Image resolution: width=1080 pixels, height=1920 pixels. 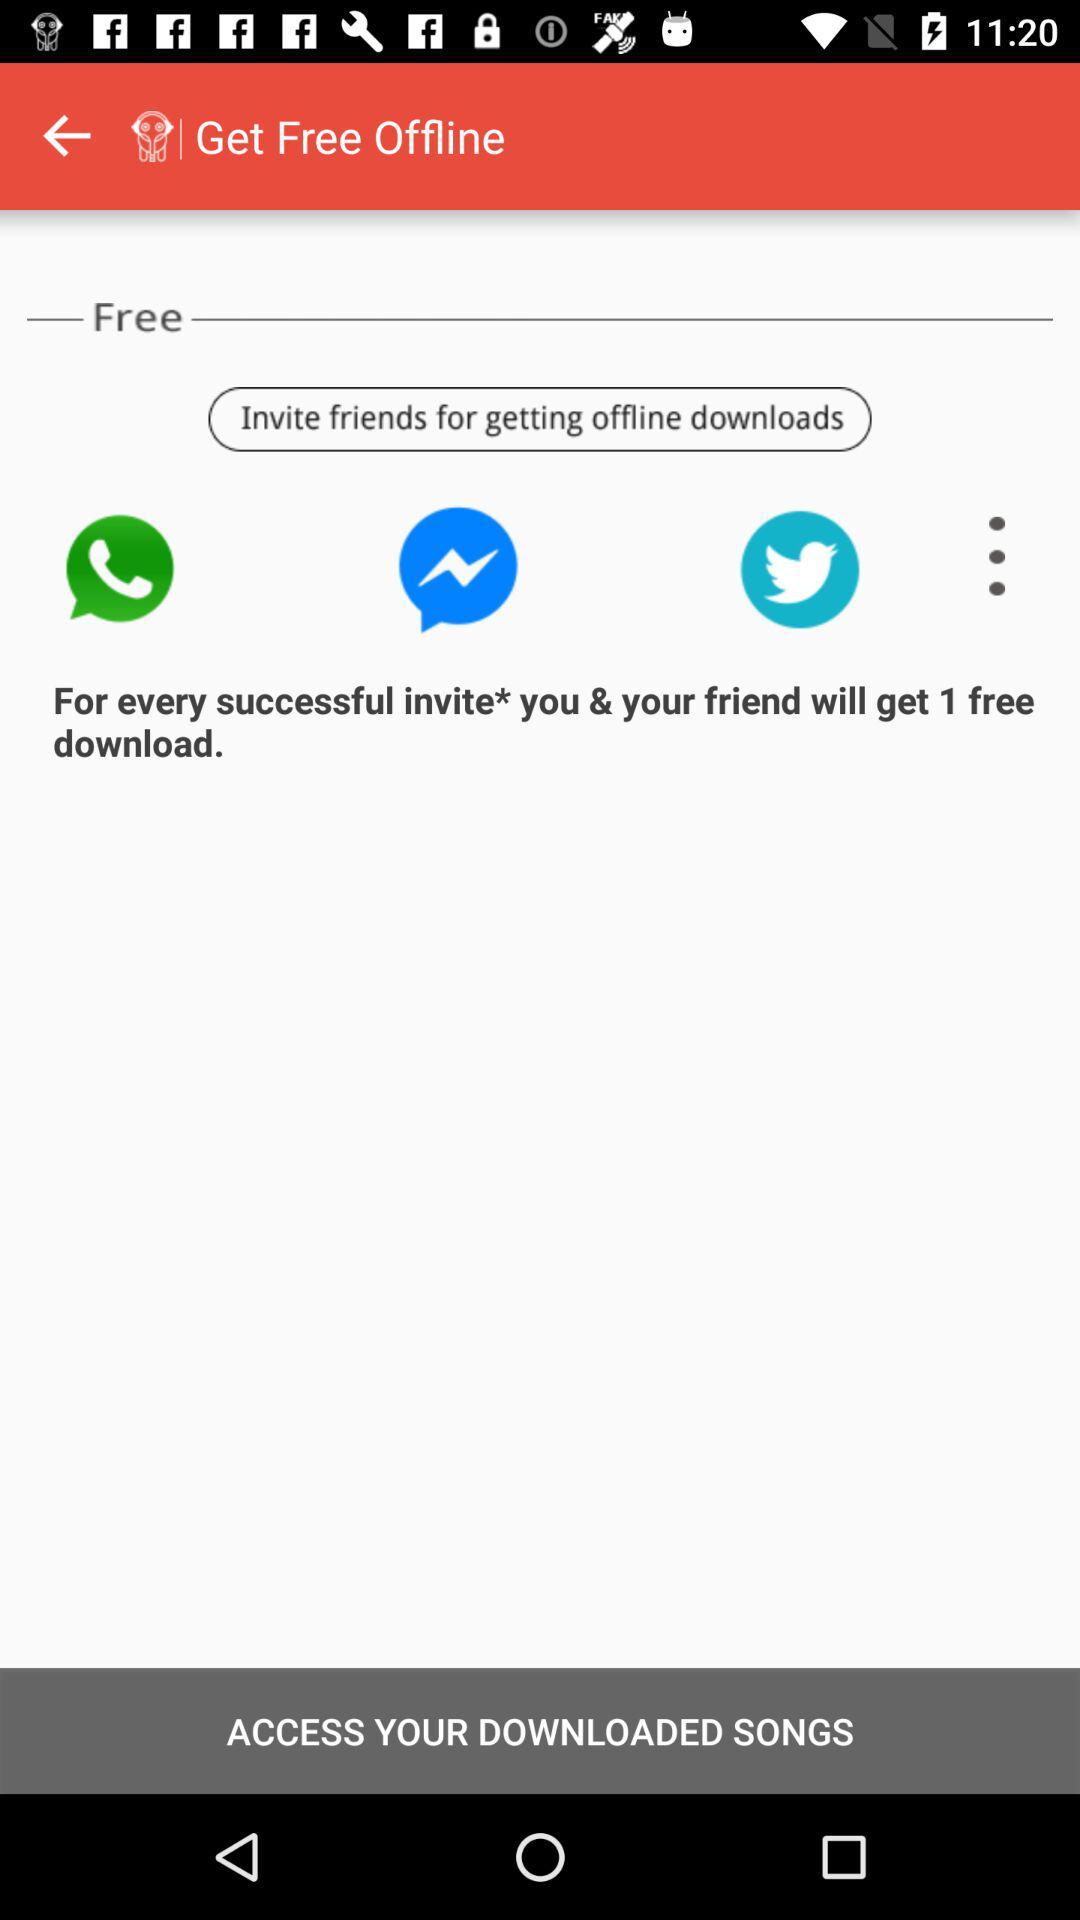 I want to click on icon above the access your downloaded, so click(x=1, y=135).